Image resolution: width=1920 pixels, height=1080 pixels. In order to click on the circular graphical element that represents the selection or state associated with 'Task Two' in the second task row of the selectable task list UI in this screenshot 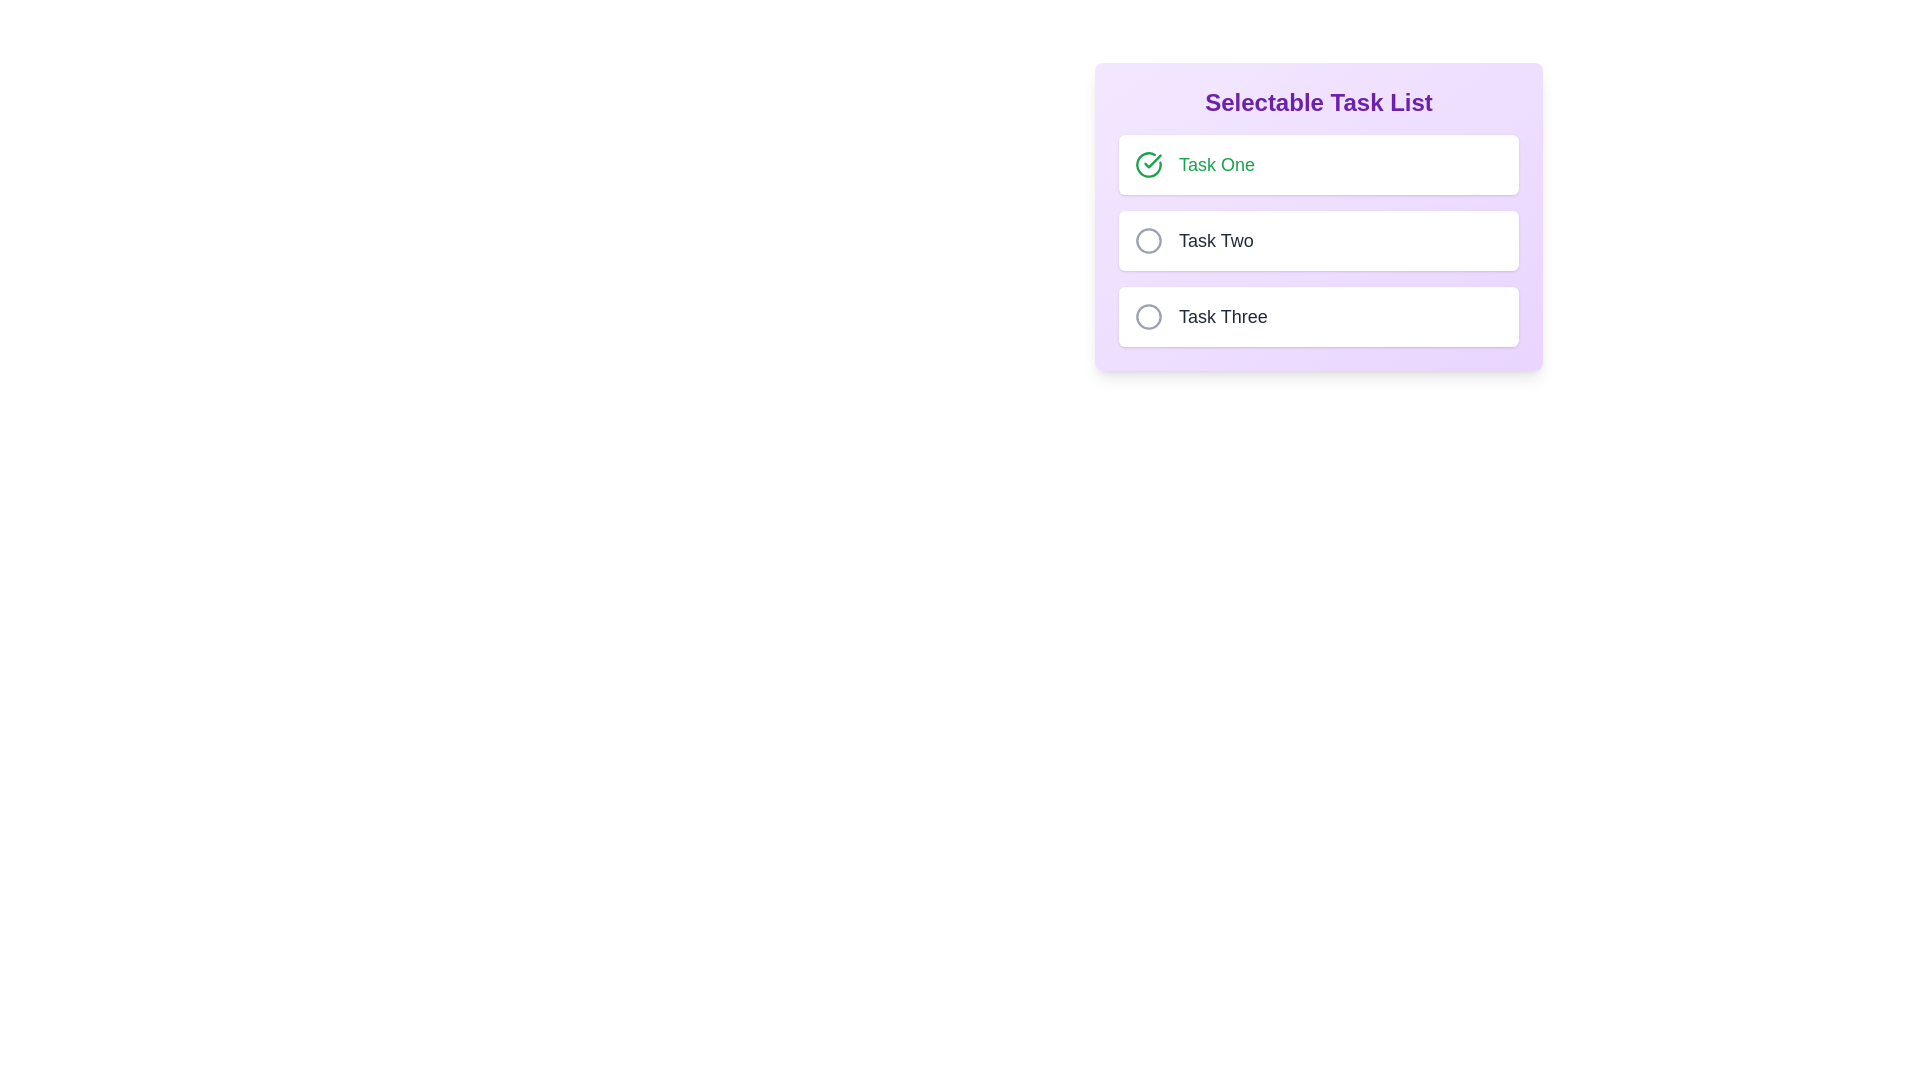, I will do `click(1148, 239)`.